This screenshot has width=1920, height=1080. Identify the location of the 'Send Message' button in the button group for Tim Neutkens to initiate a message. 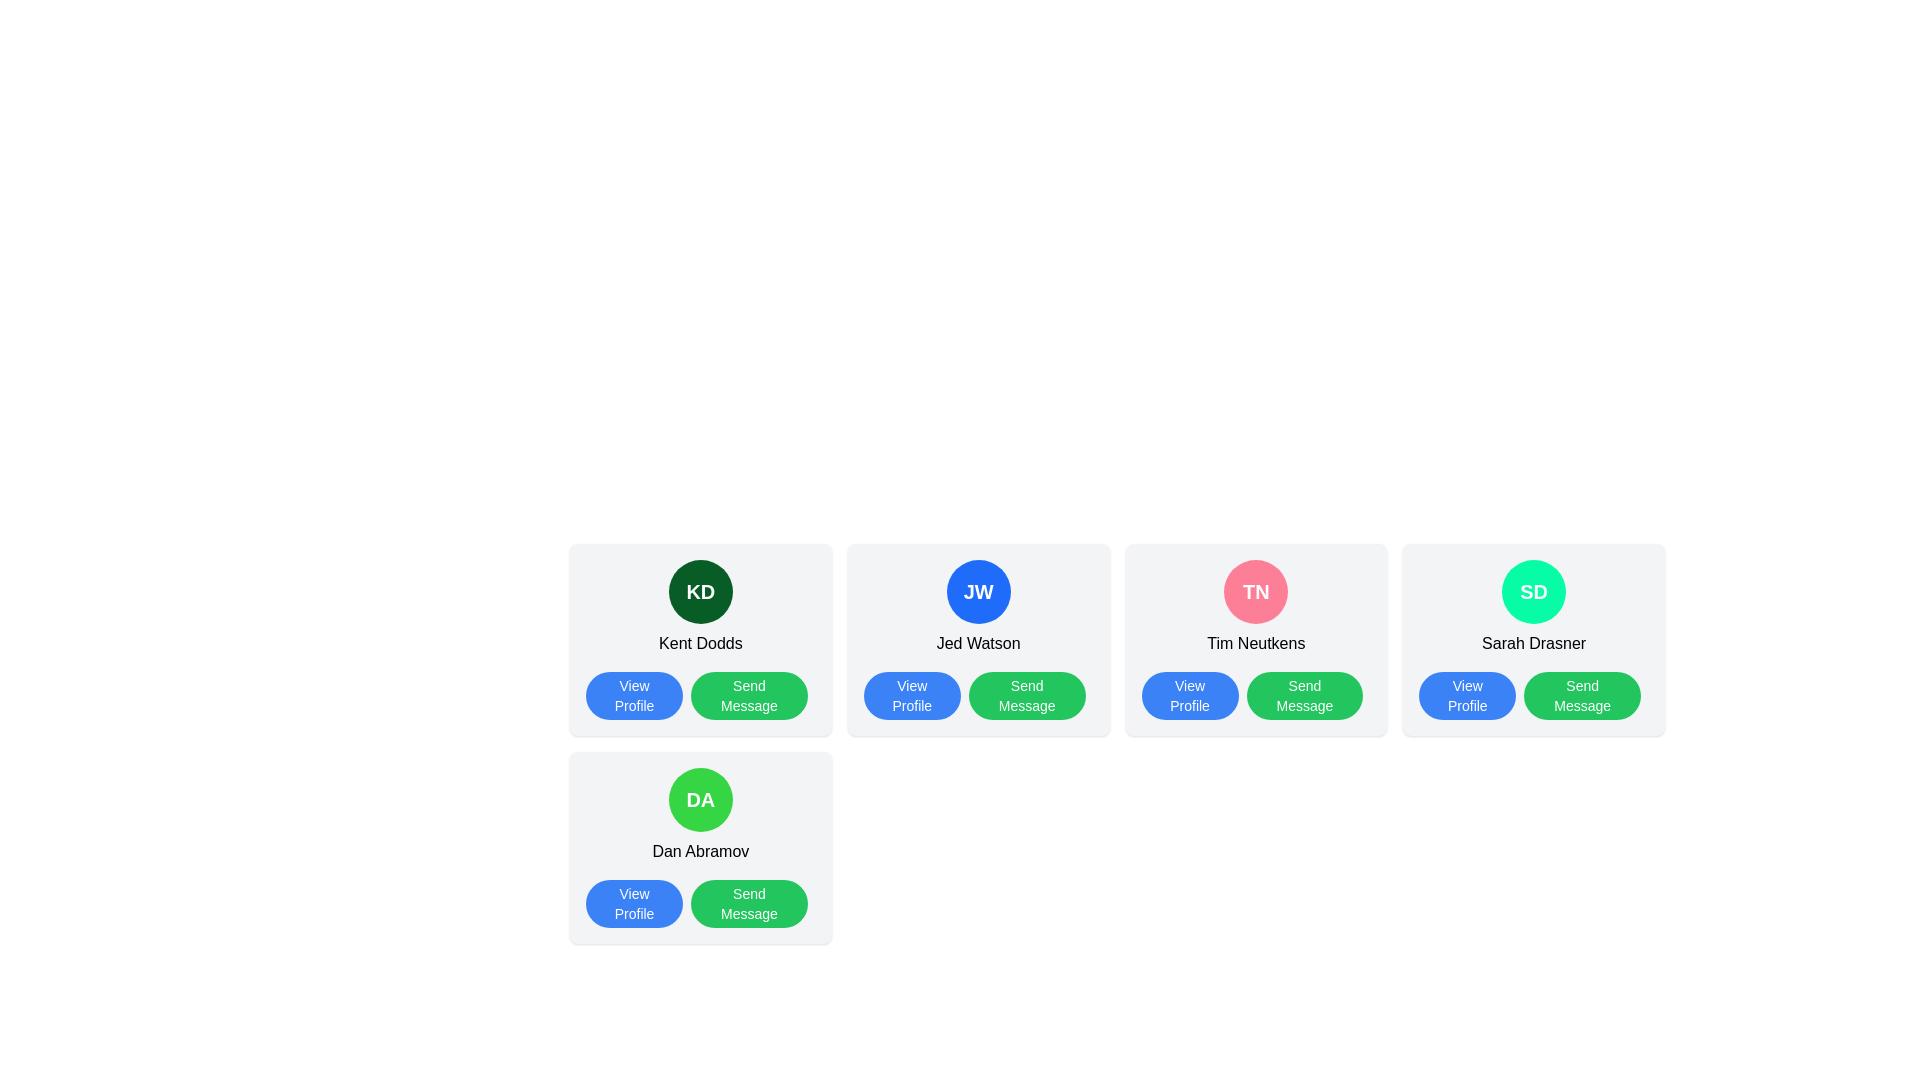
(1255, 694).